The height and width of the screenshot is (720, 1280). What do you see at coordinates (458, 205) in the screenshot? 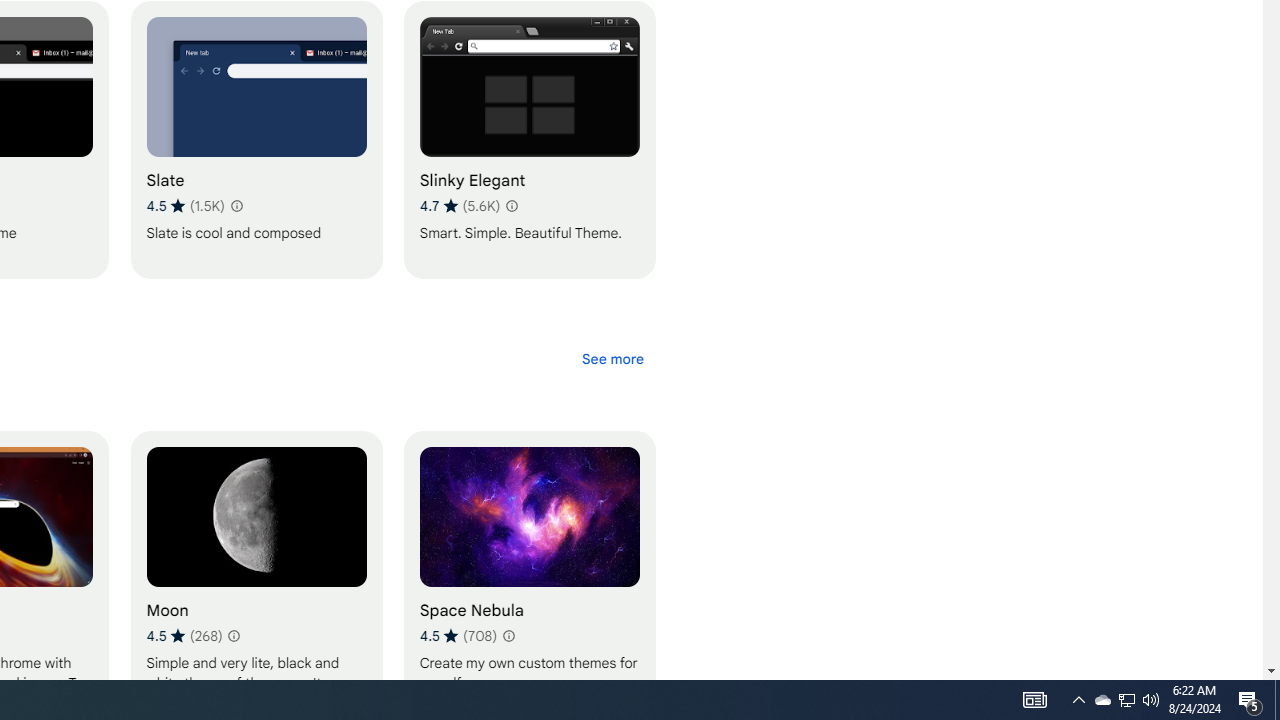
I see `'Average rating 4.7 out of 5 stars. 5.6K ratings.'` at bounding box center [458, 205].